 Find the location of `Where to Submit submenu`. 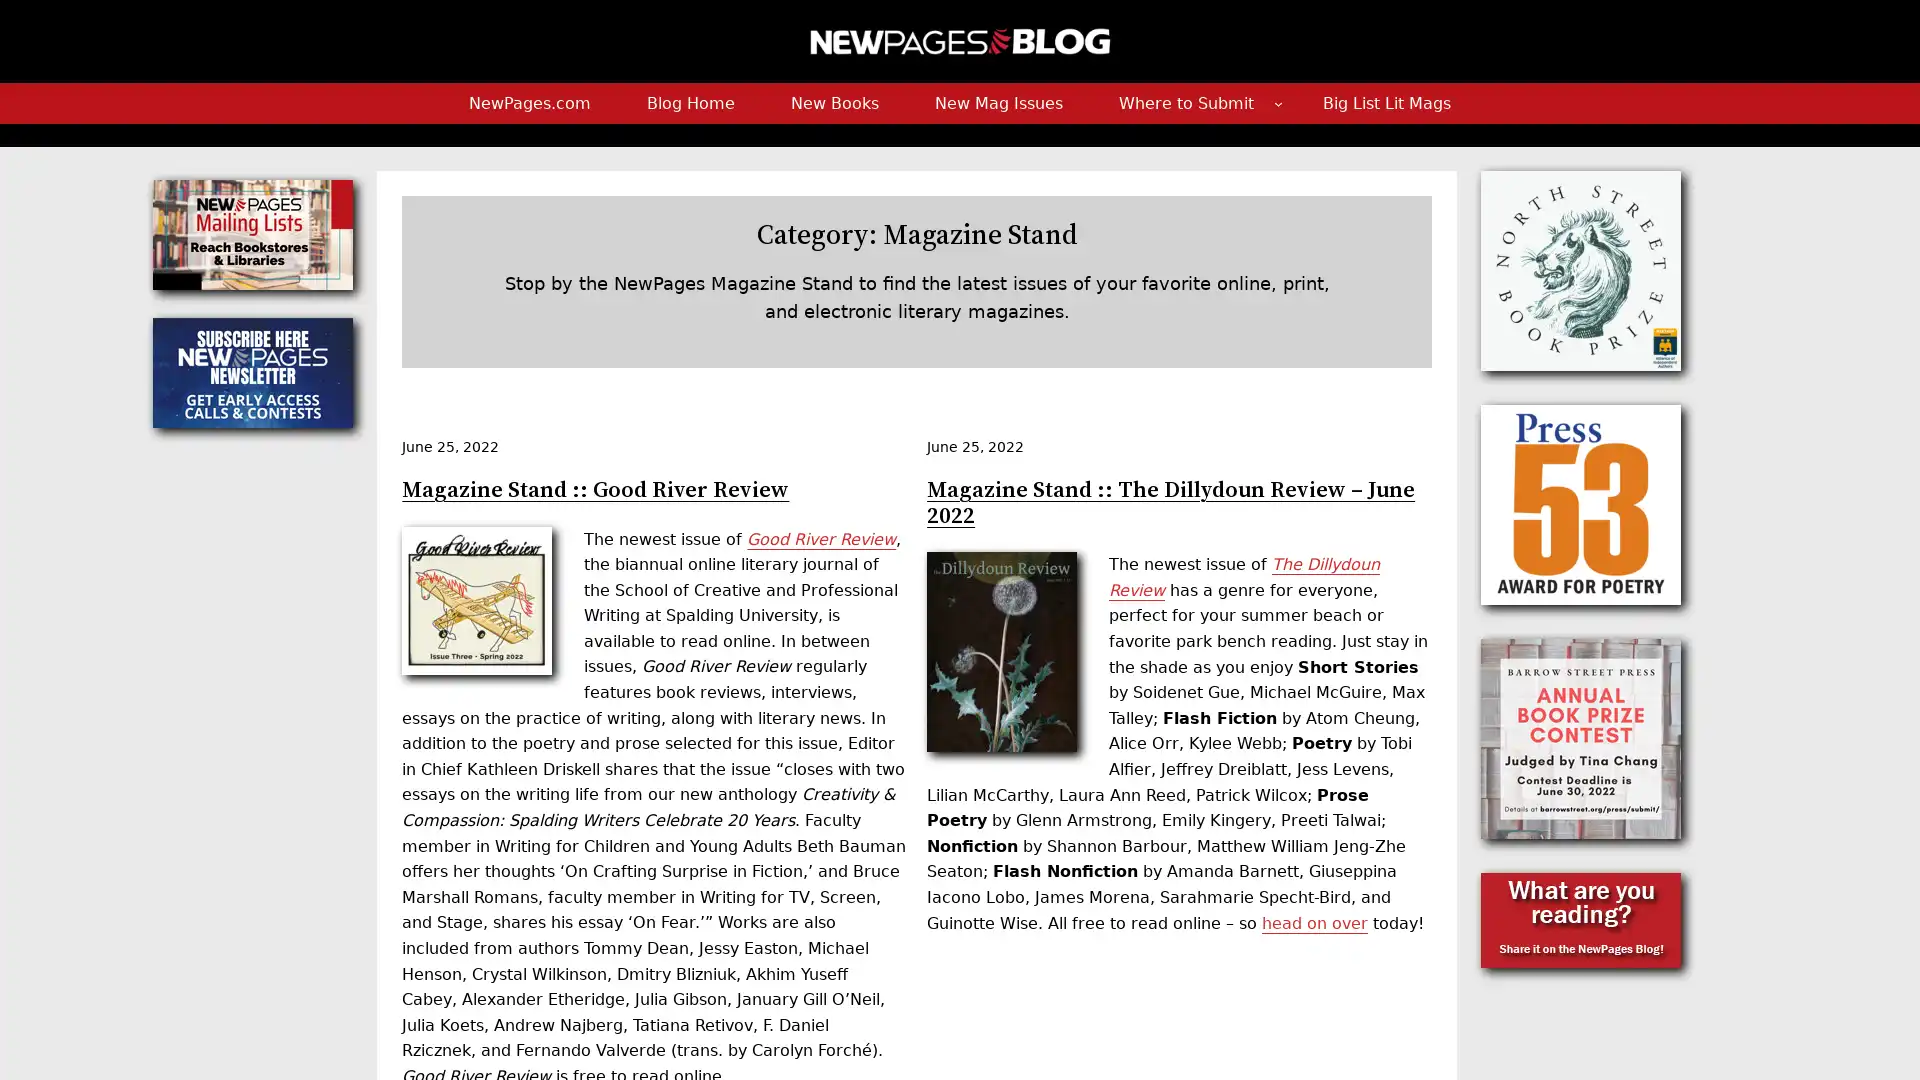

Where to Submit submenu is located at coordinates (1276, 103).